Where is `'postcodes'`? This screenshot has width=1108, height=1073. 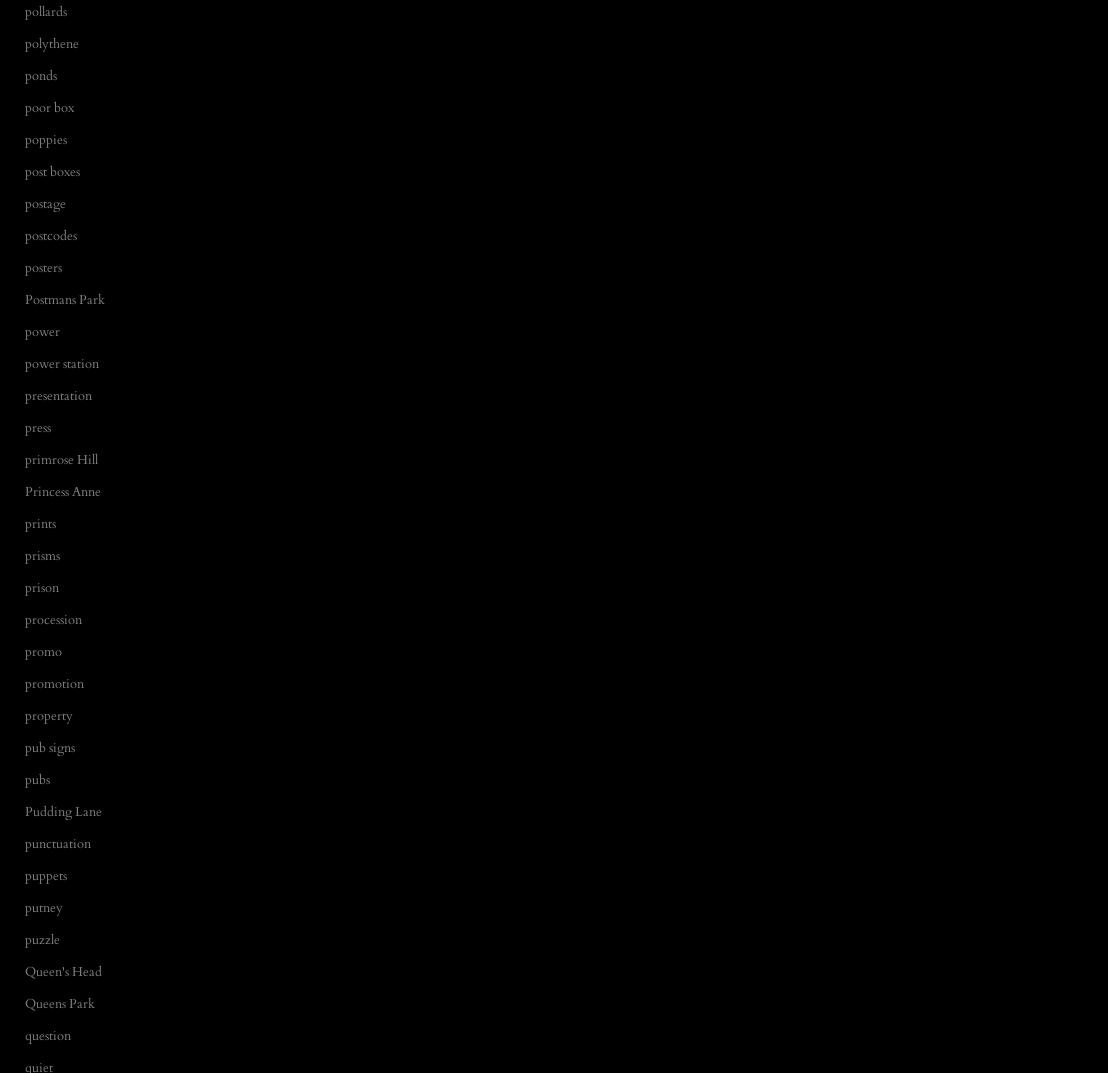 'postcodes' is located at coordinates (49, 234).